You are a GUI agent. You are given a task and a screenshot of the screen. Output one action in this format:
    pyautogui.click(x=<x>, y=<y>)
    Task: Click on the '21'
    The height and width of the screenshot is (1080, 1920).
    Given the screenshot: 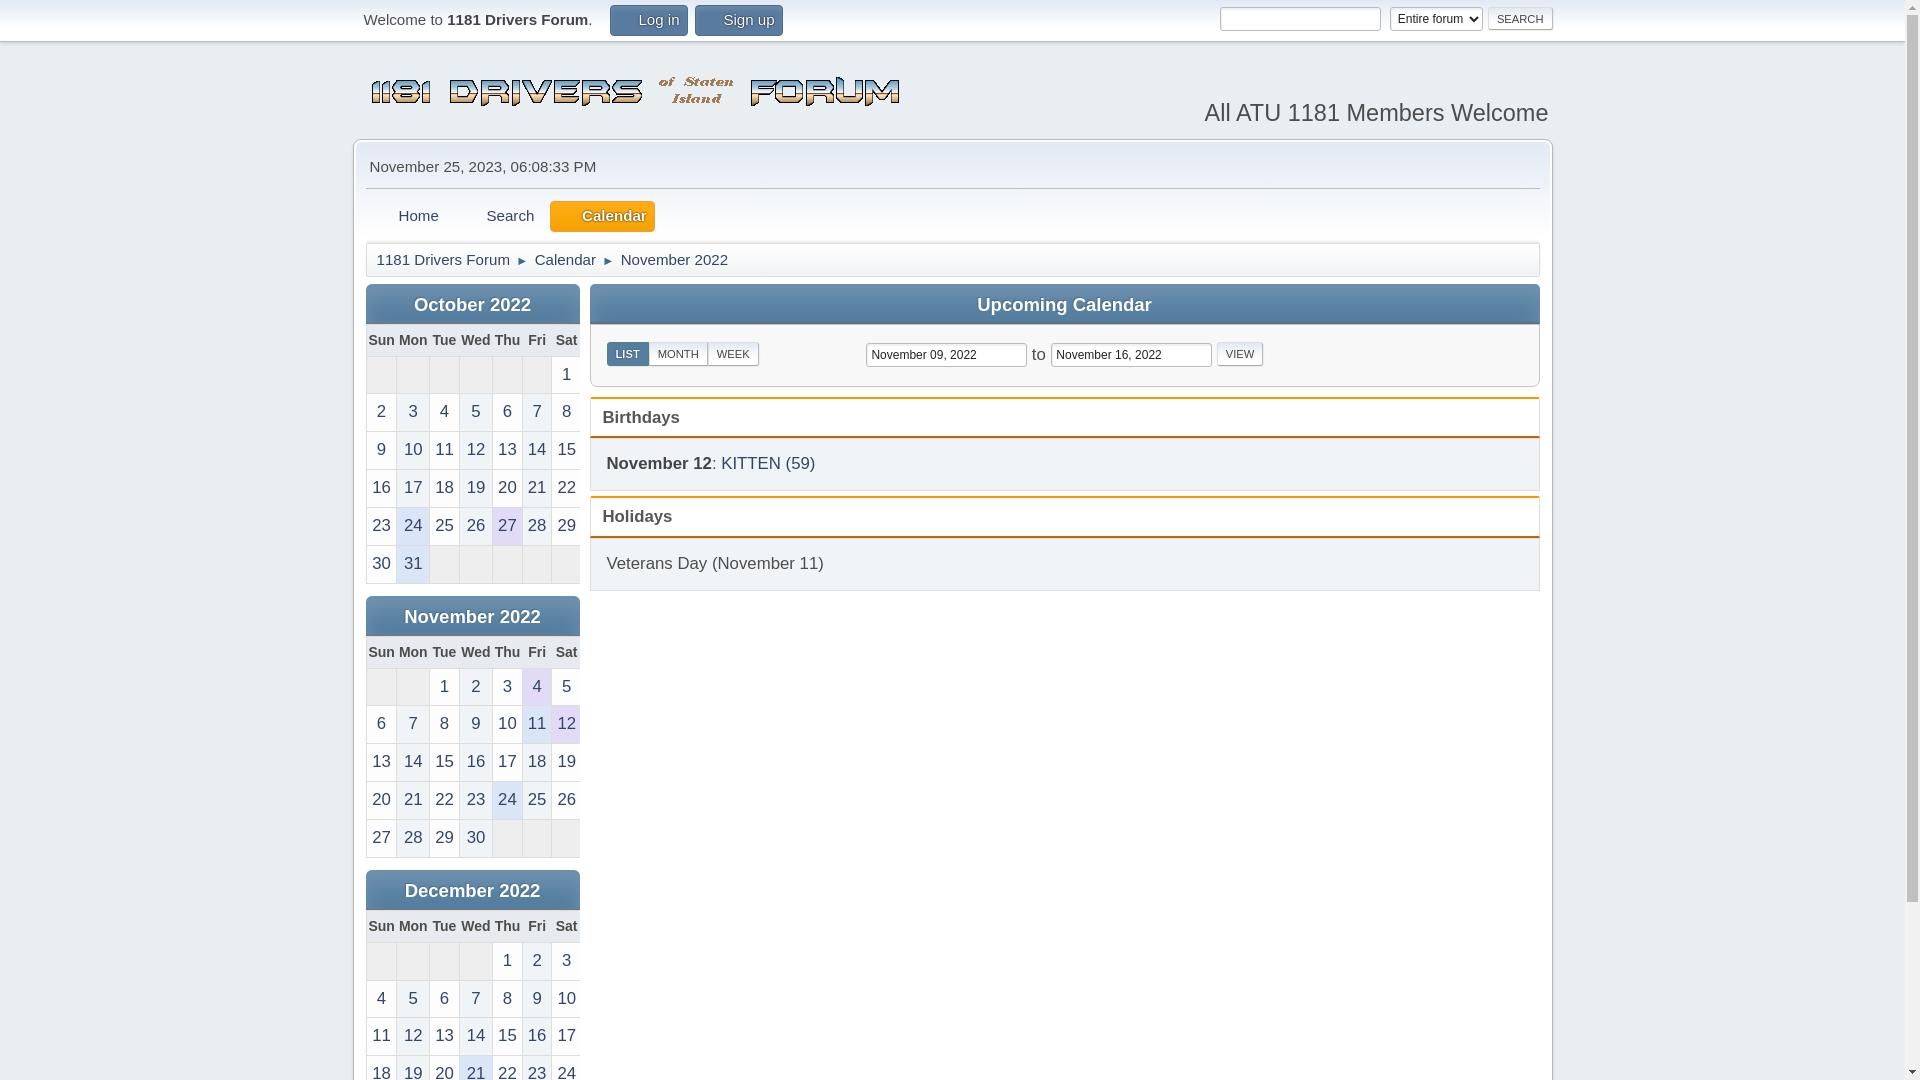 What is the action you would take?
    pyautogui.click(x=411, y=799)
    